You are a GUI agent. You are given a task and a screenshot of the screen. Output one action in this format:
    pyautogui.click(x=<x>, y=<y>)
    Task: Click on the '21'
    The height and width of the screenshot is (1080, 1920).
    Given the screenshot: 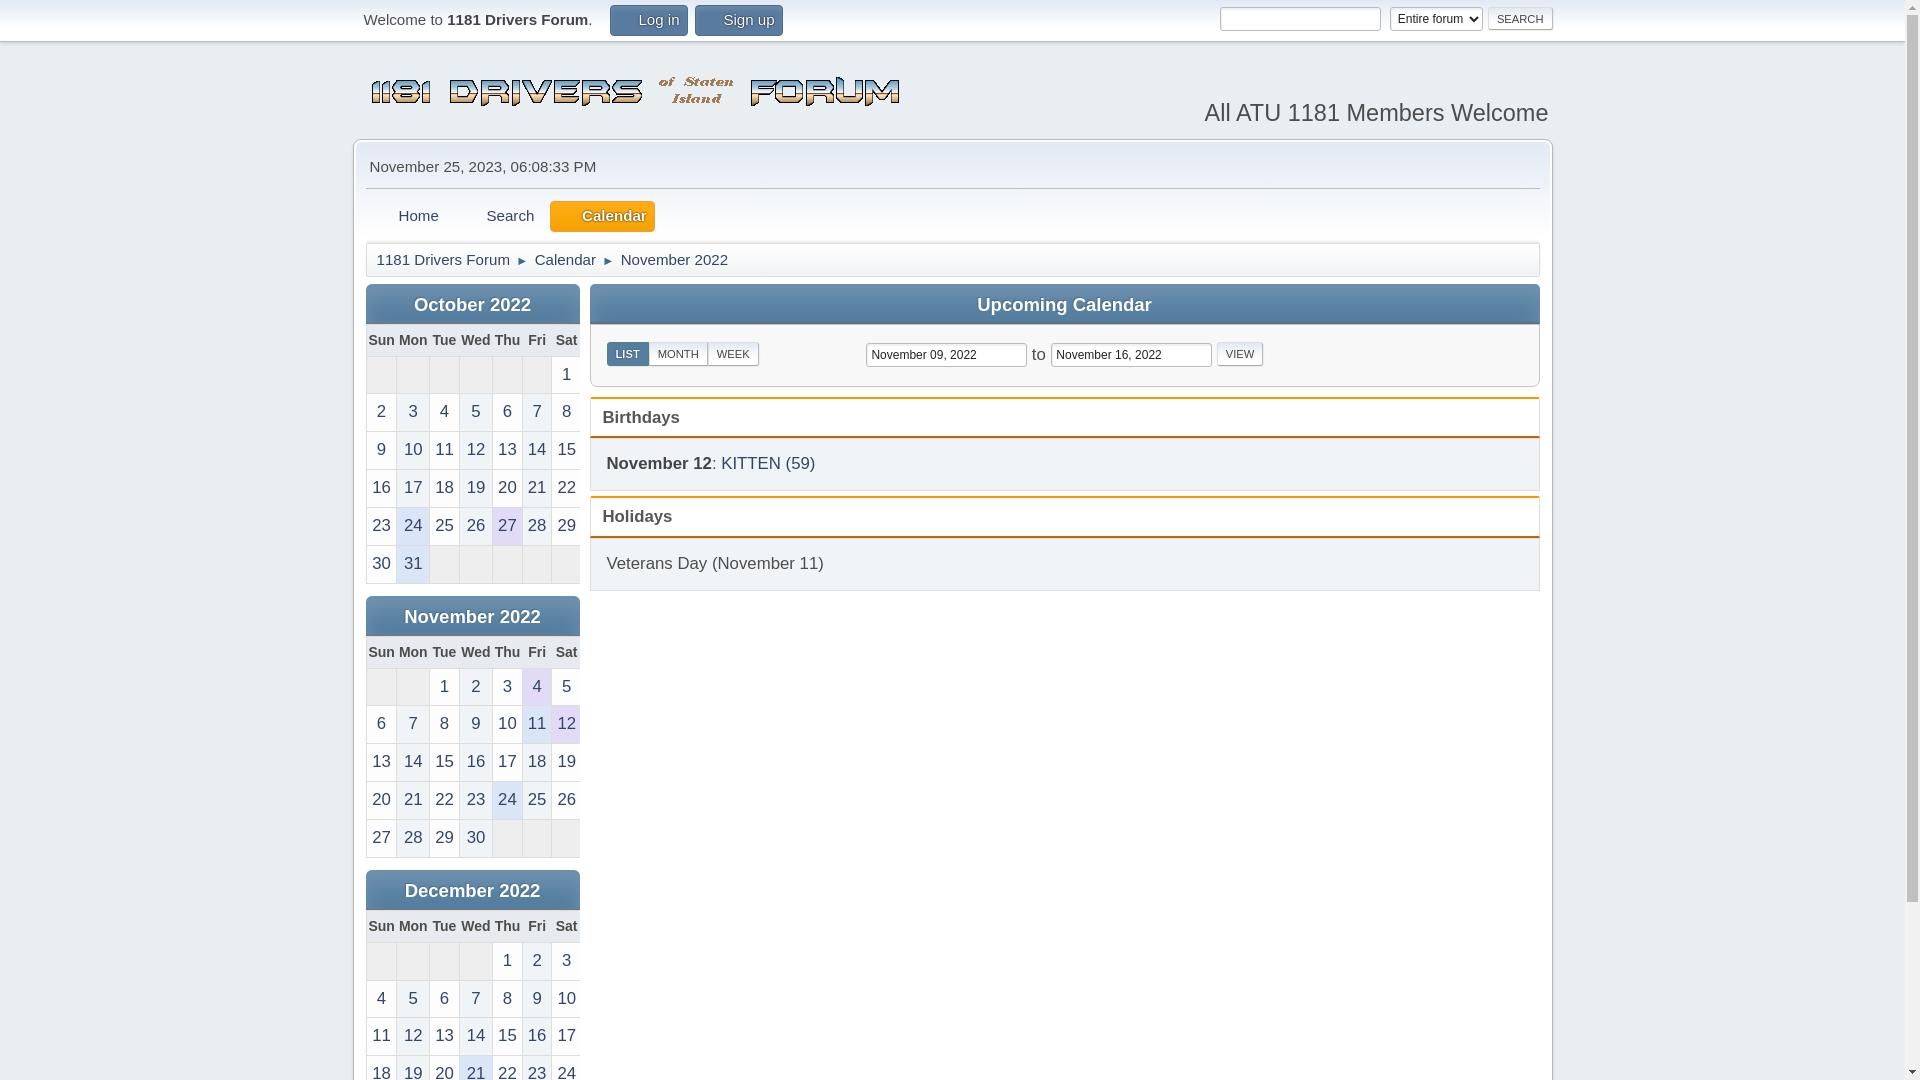 What is the action you would take?
    pyautogui.click(x=411, y=799)
    